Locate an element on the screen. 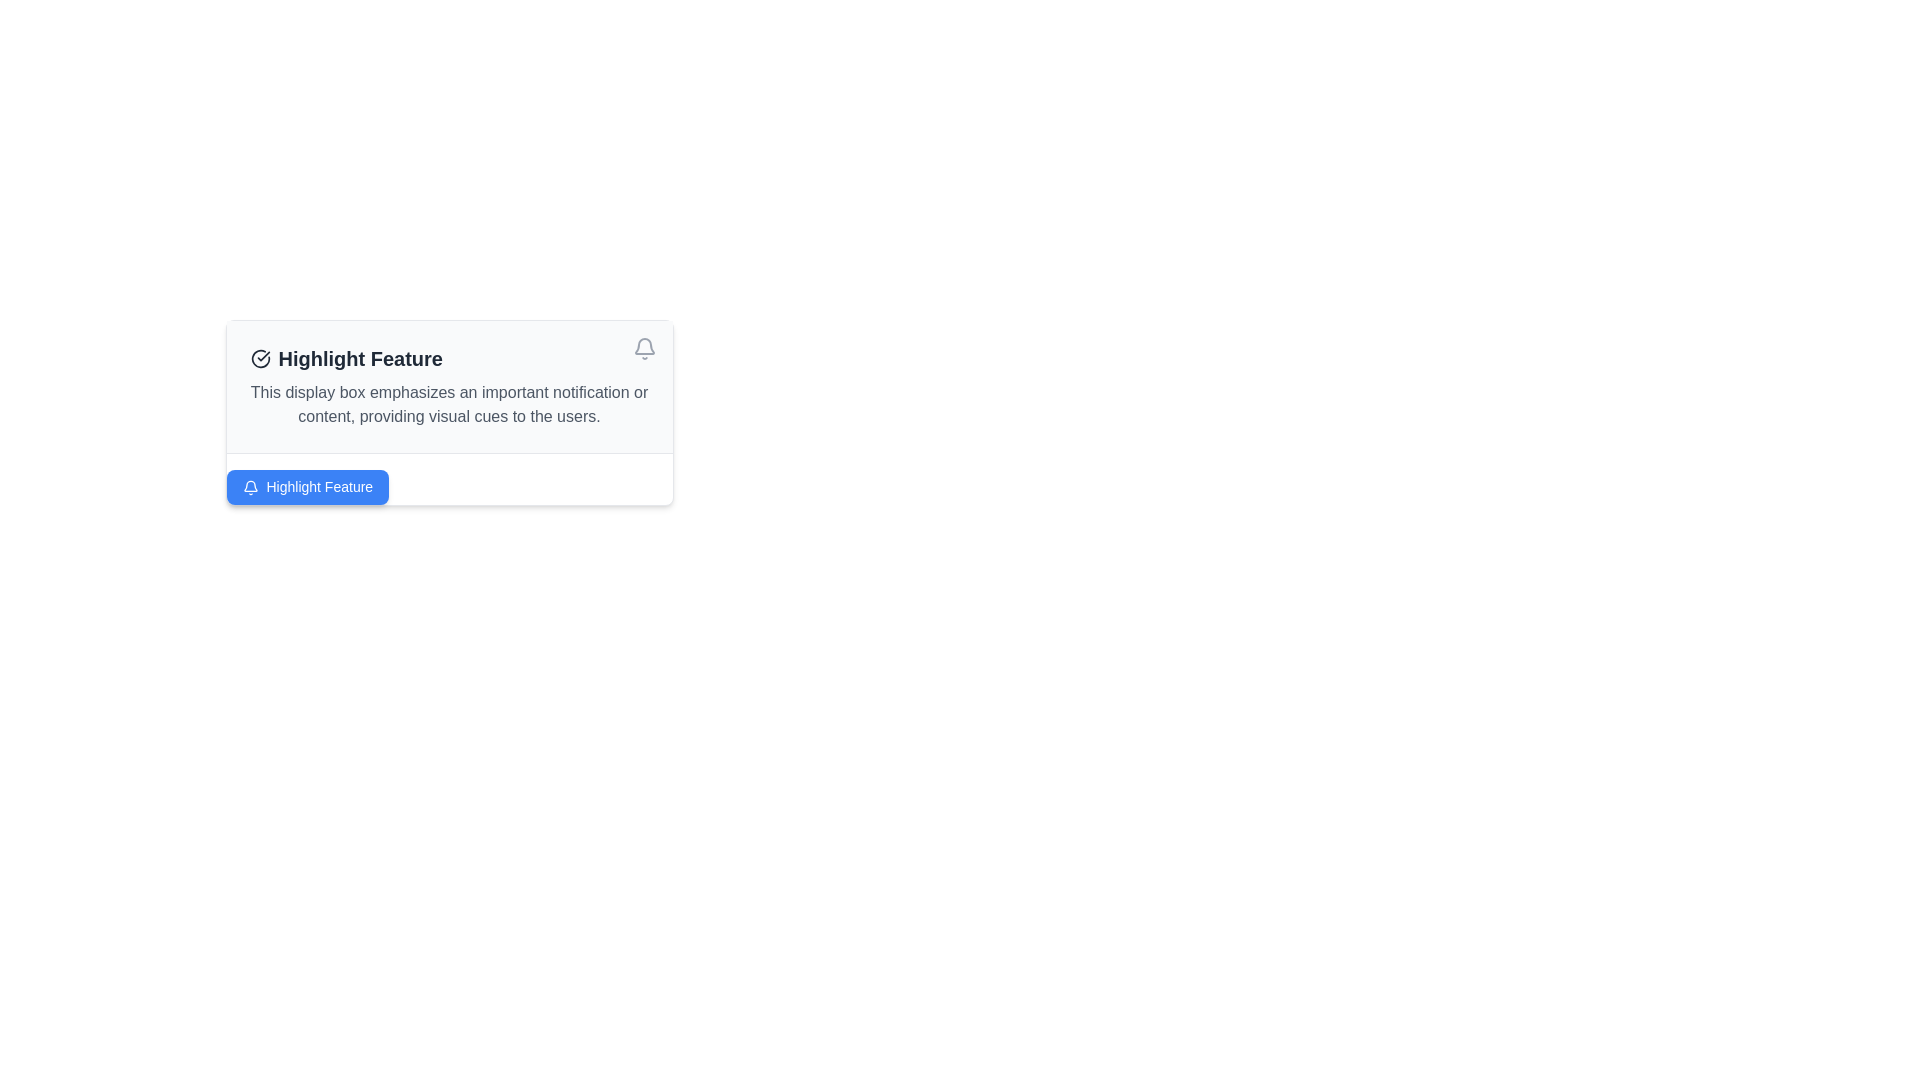  the small bell icon positioned to the left of the 'Highlight Feature' button within the rounded rectangular blue button at the bottom-right corner of the notification box is located at coordinates (249, 487).